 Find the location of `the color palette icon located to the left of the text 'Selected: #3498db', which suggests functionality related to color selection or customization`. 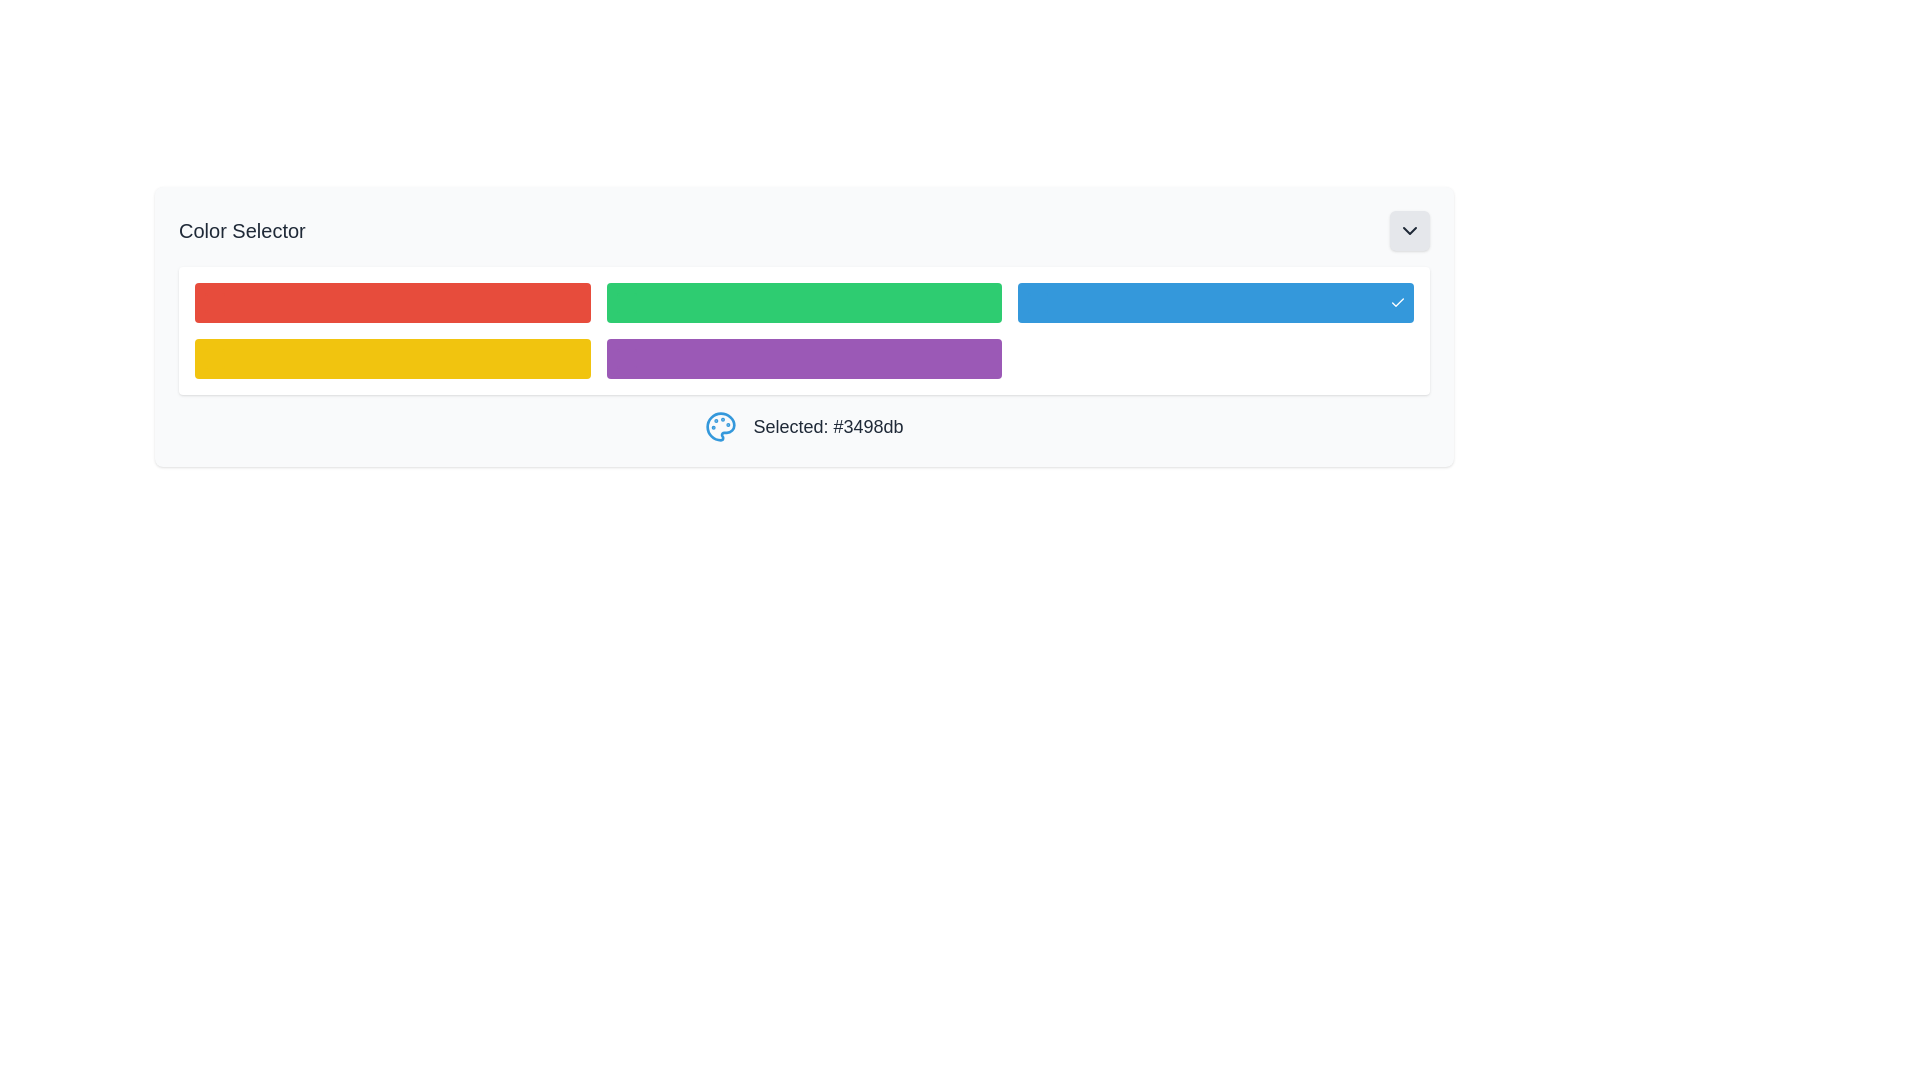

the color palette icon located to the left of the text 'Selected: #3498db', which suggests functionality related to color selection or customization is located at coordinates (720, 426).